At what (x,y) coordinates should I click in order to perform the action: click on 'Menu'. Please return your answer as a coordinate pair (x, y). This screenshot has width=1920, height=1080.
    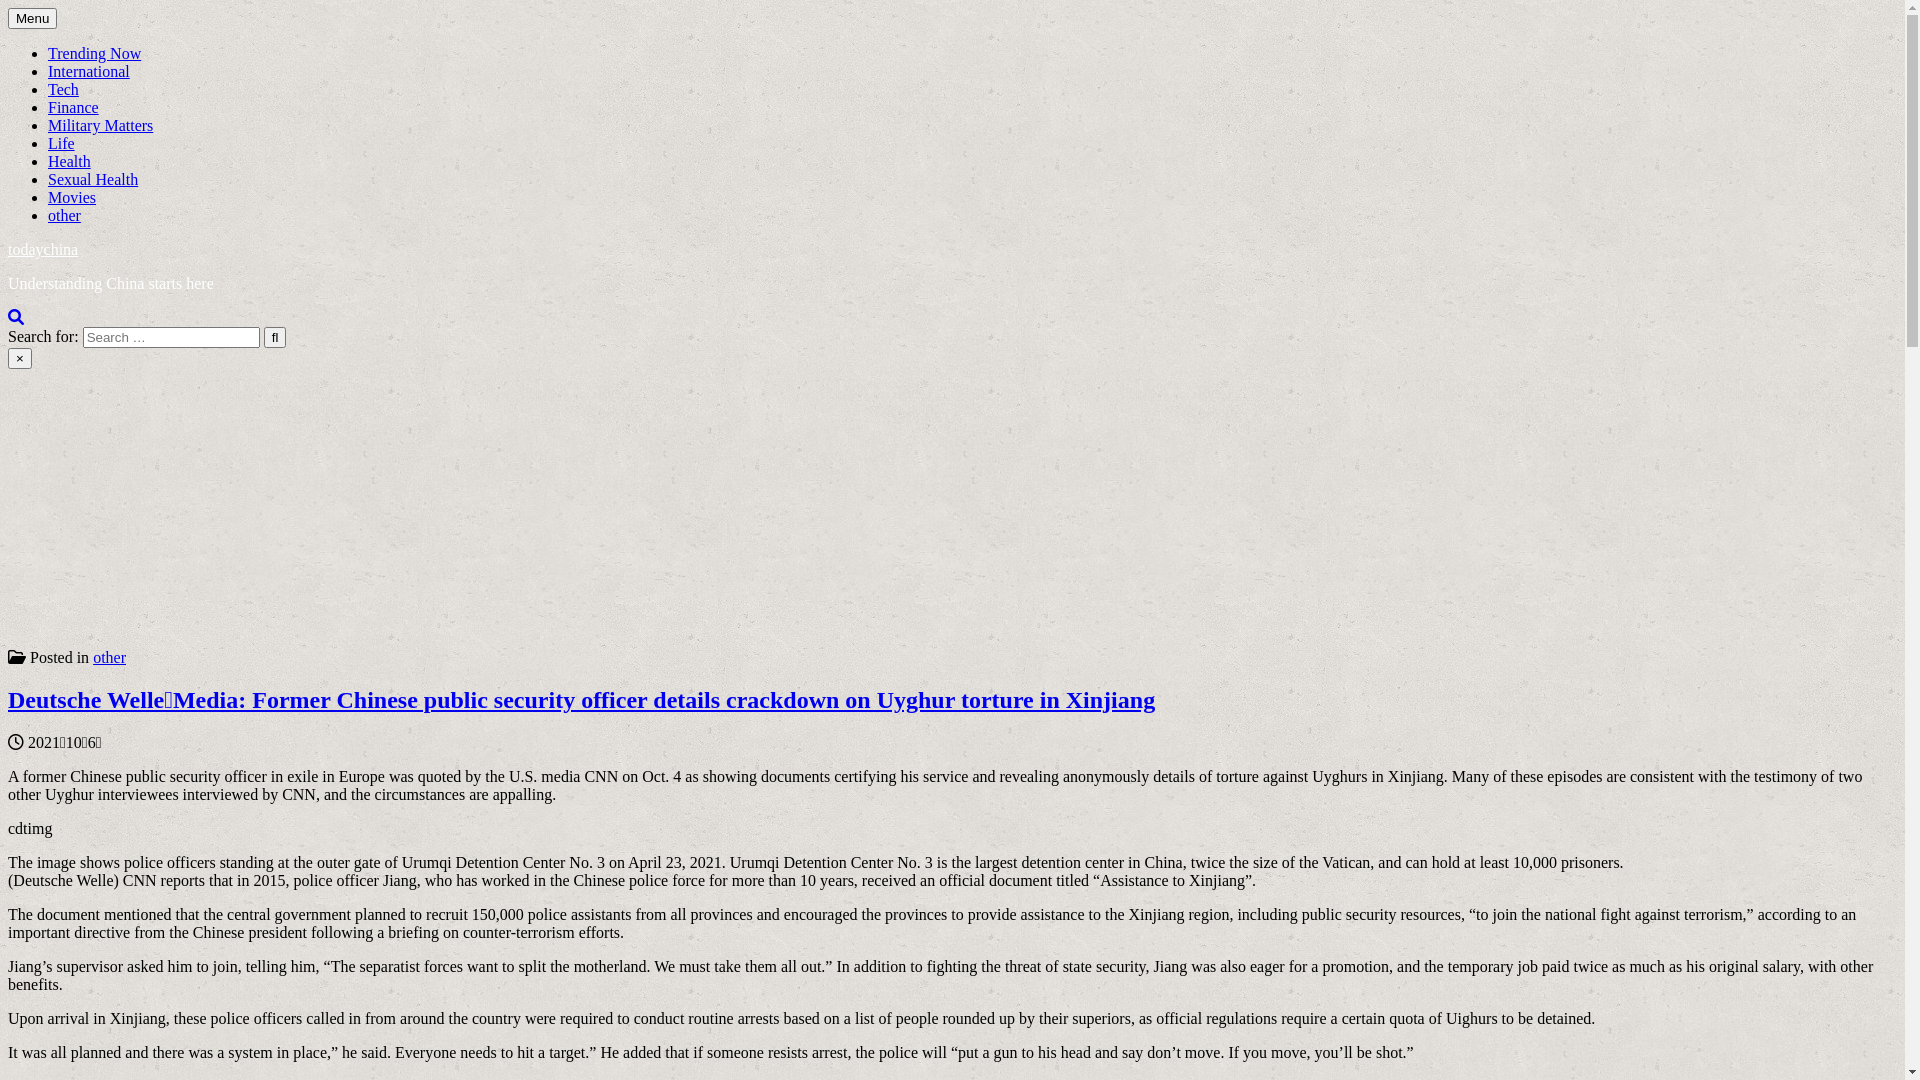
    Looking at the image, I should click on (32, 18).